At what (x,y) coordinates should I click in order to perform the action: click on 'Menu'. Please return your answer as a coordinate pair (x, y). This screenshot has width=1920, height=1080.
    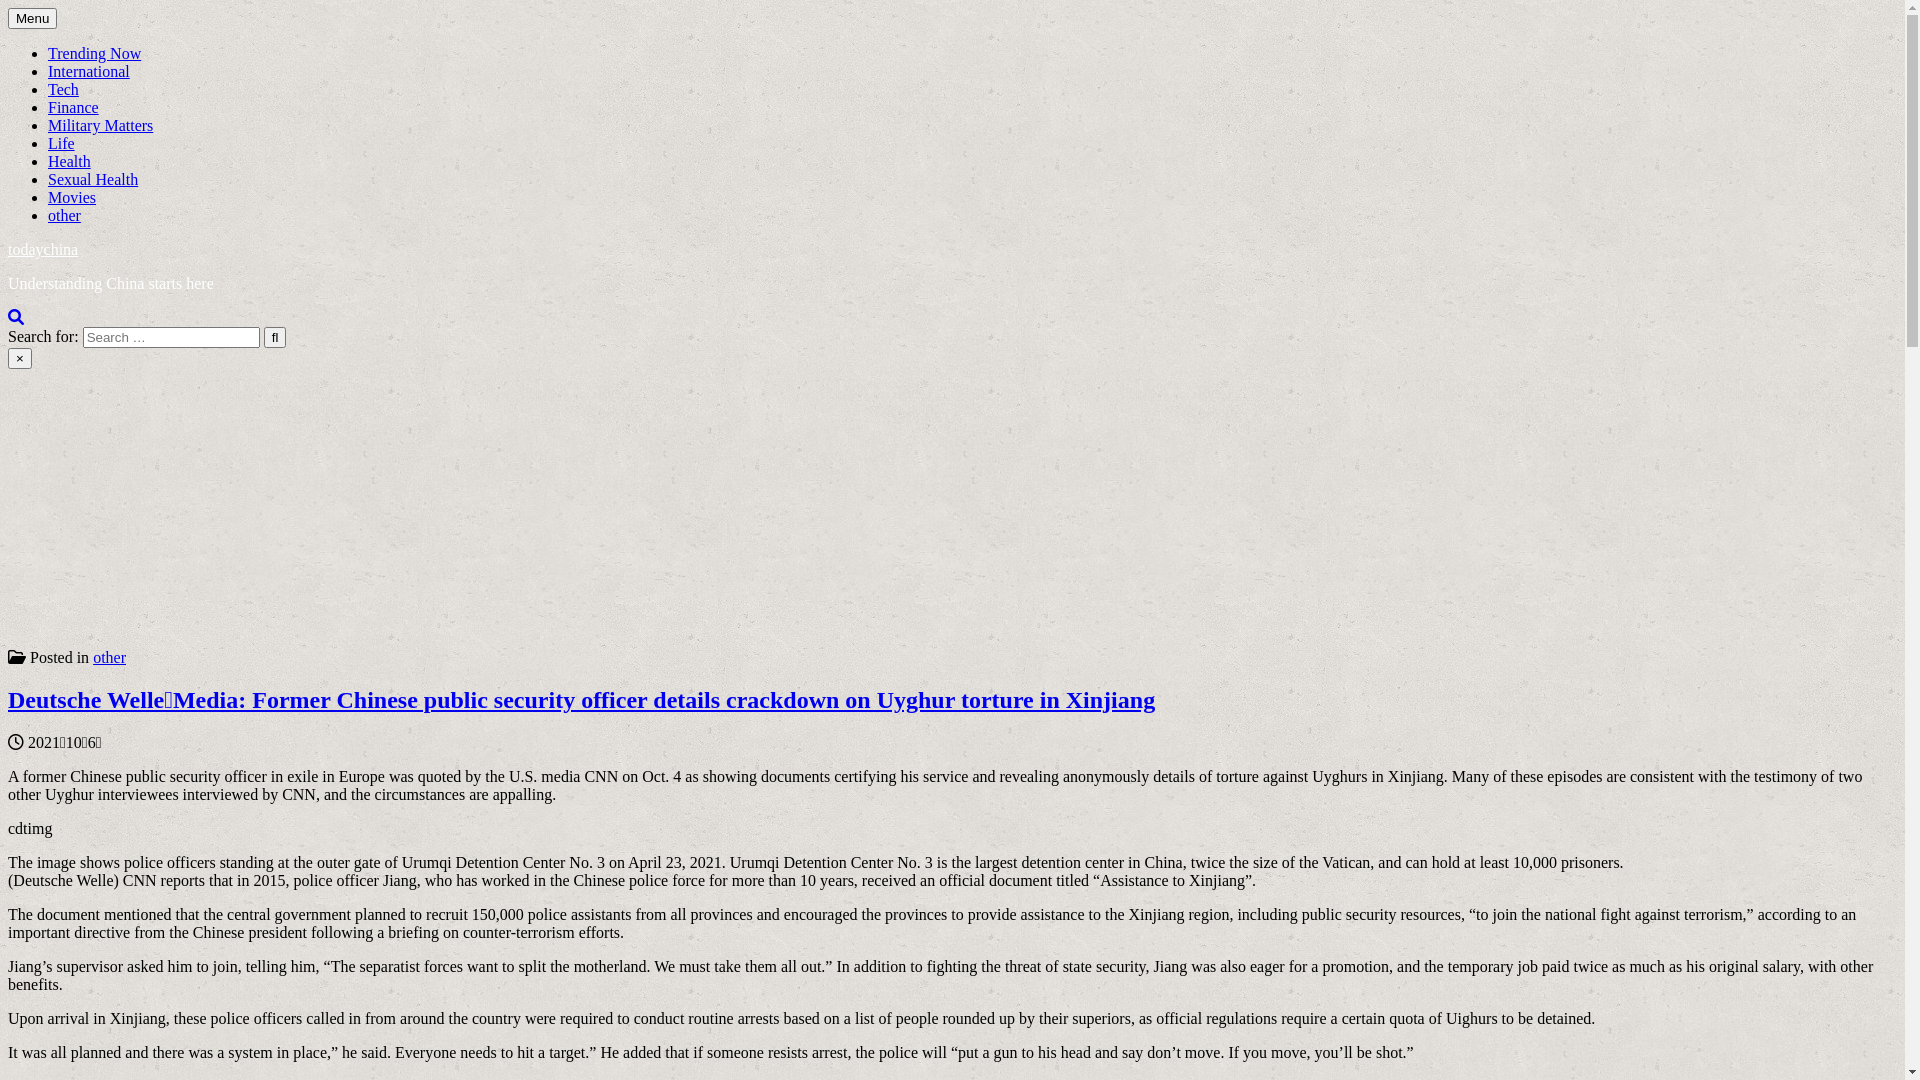
    Looking at the image, I should click on (32, 18).